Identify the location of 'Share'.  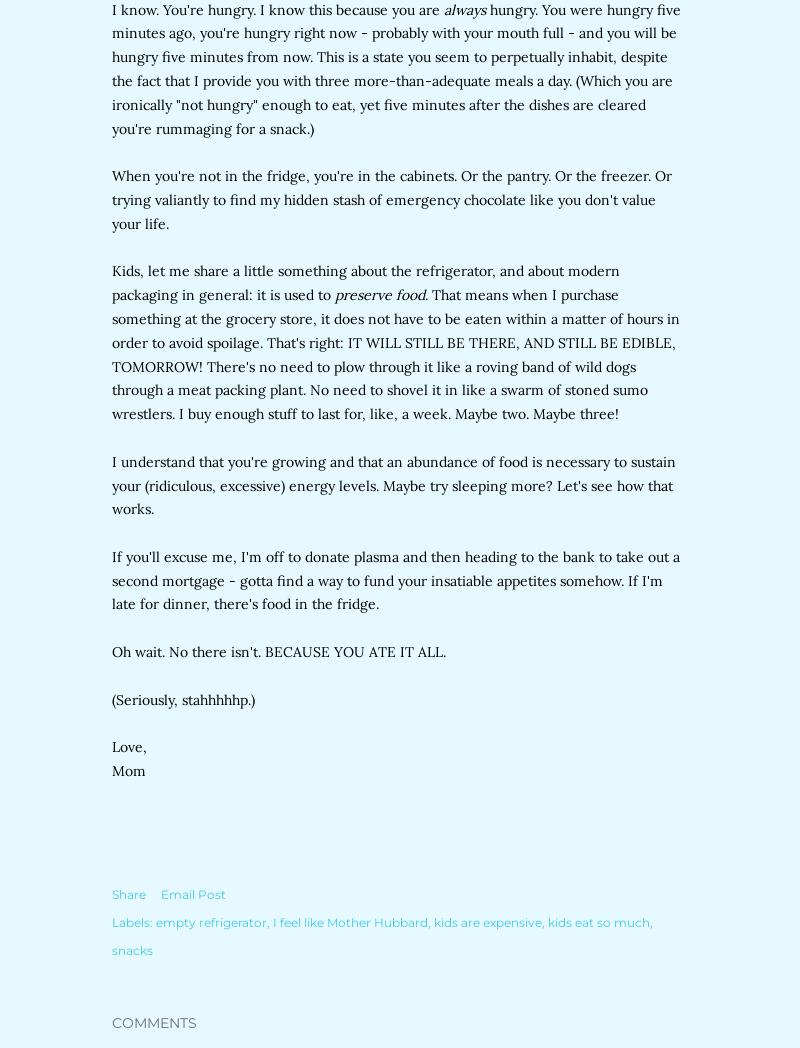
(128, 893).